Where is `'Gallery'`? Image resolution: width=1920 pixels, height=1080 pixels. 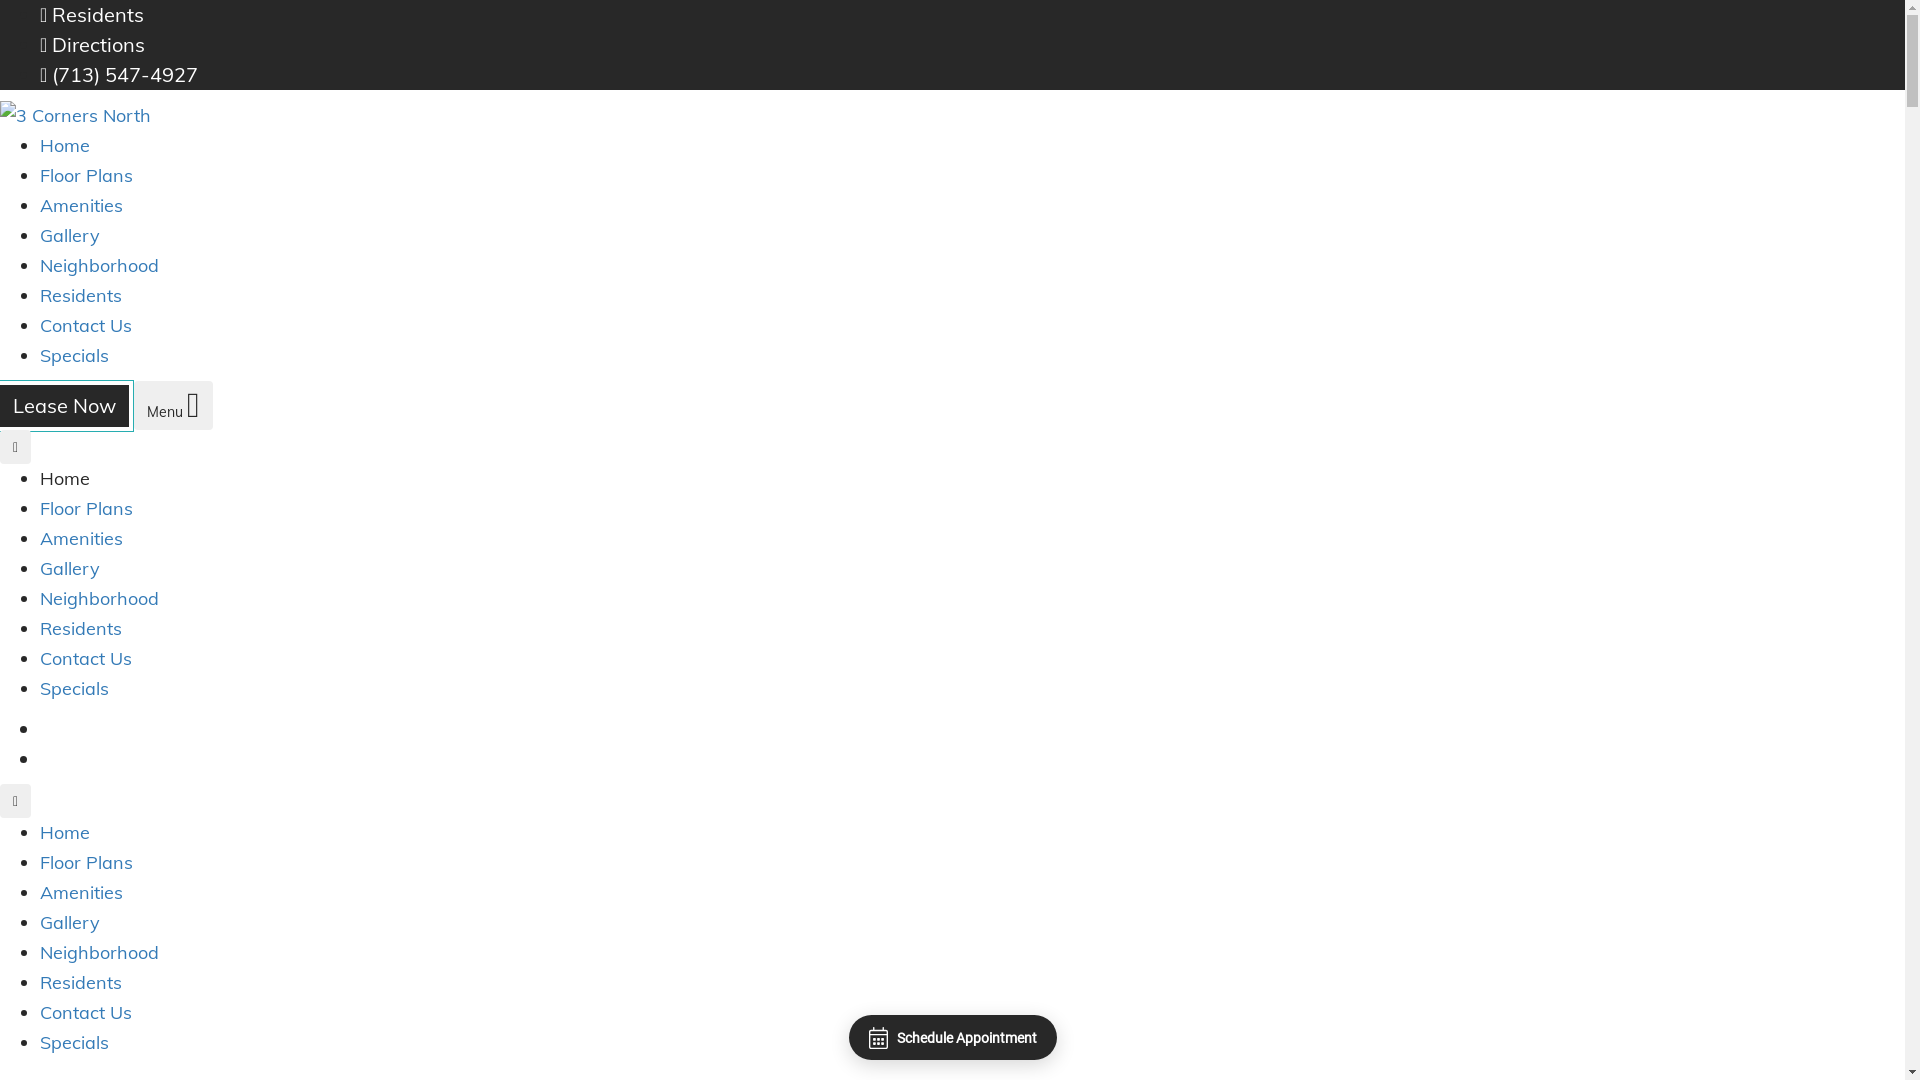
'Gallery' is located at coordinates (39, 922).